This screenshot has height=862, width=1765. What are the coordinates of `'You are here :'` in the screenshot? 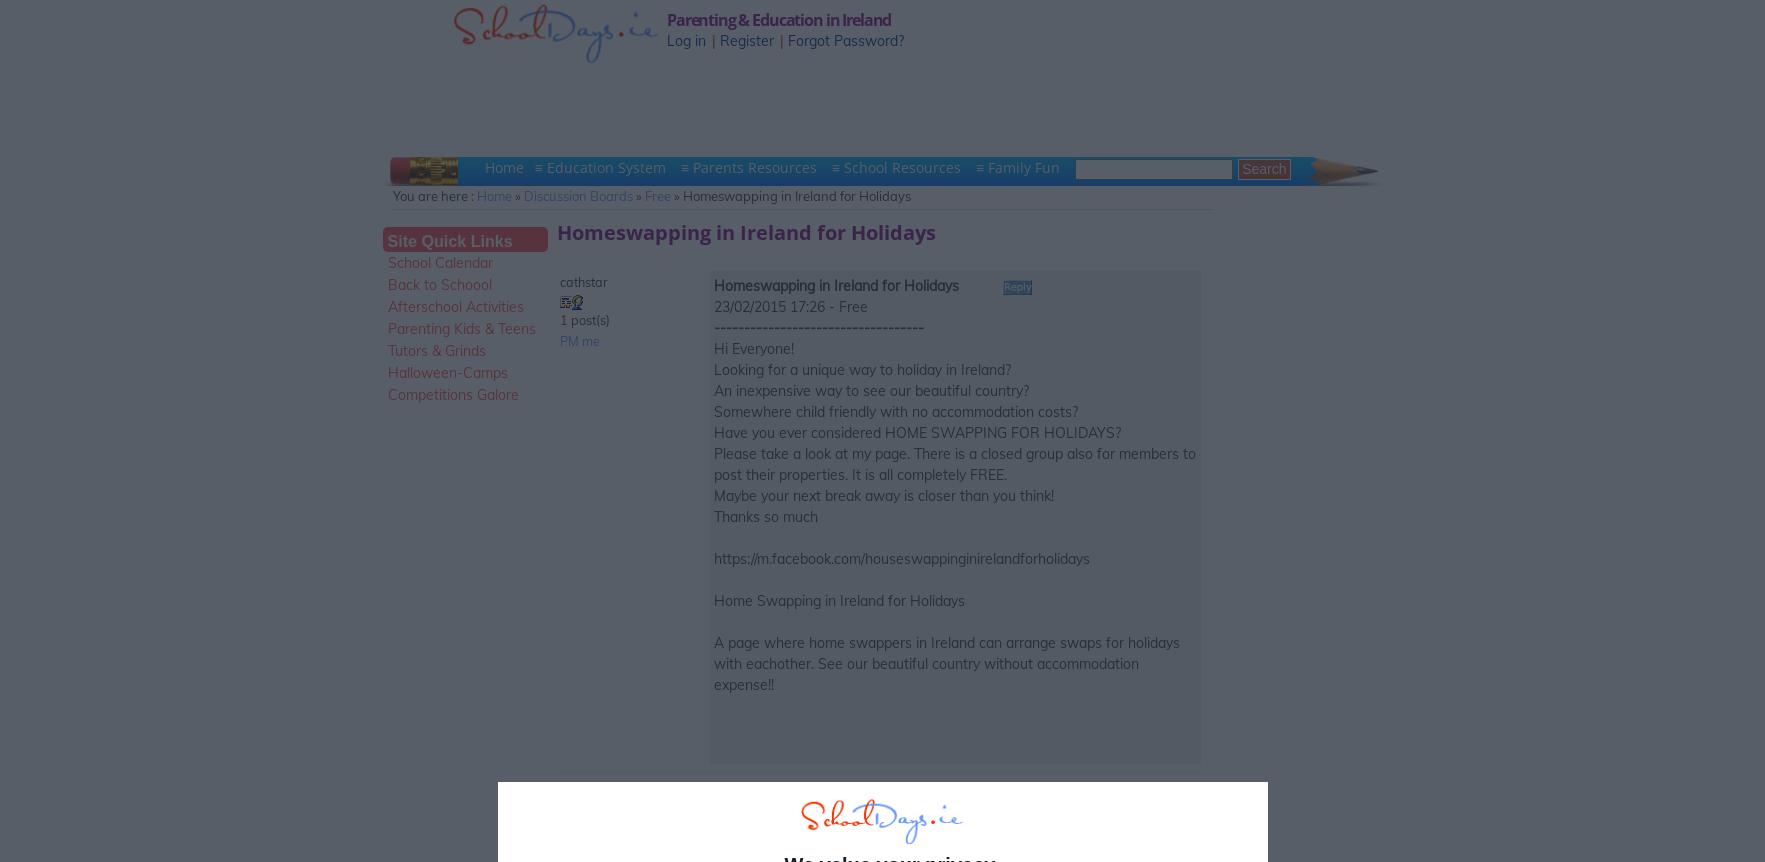 It's located at (433, 196).